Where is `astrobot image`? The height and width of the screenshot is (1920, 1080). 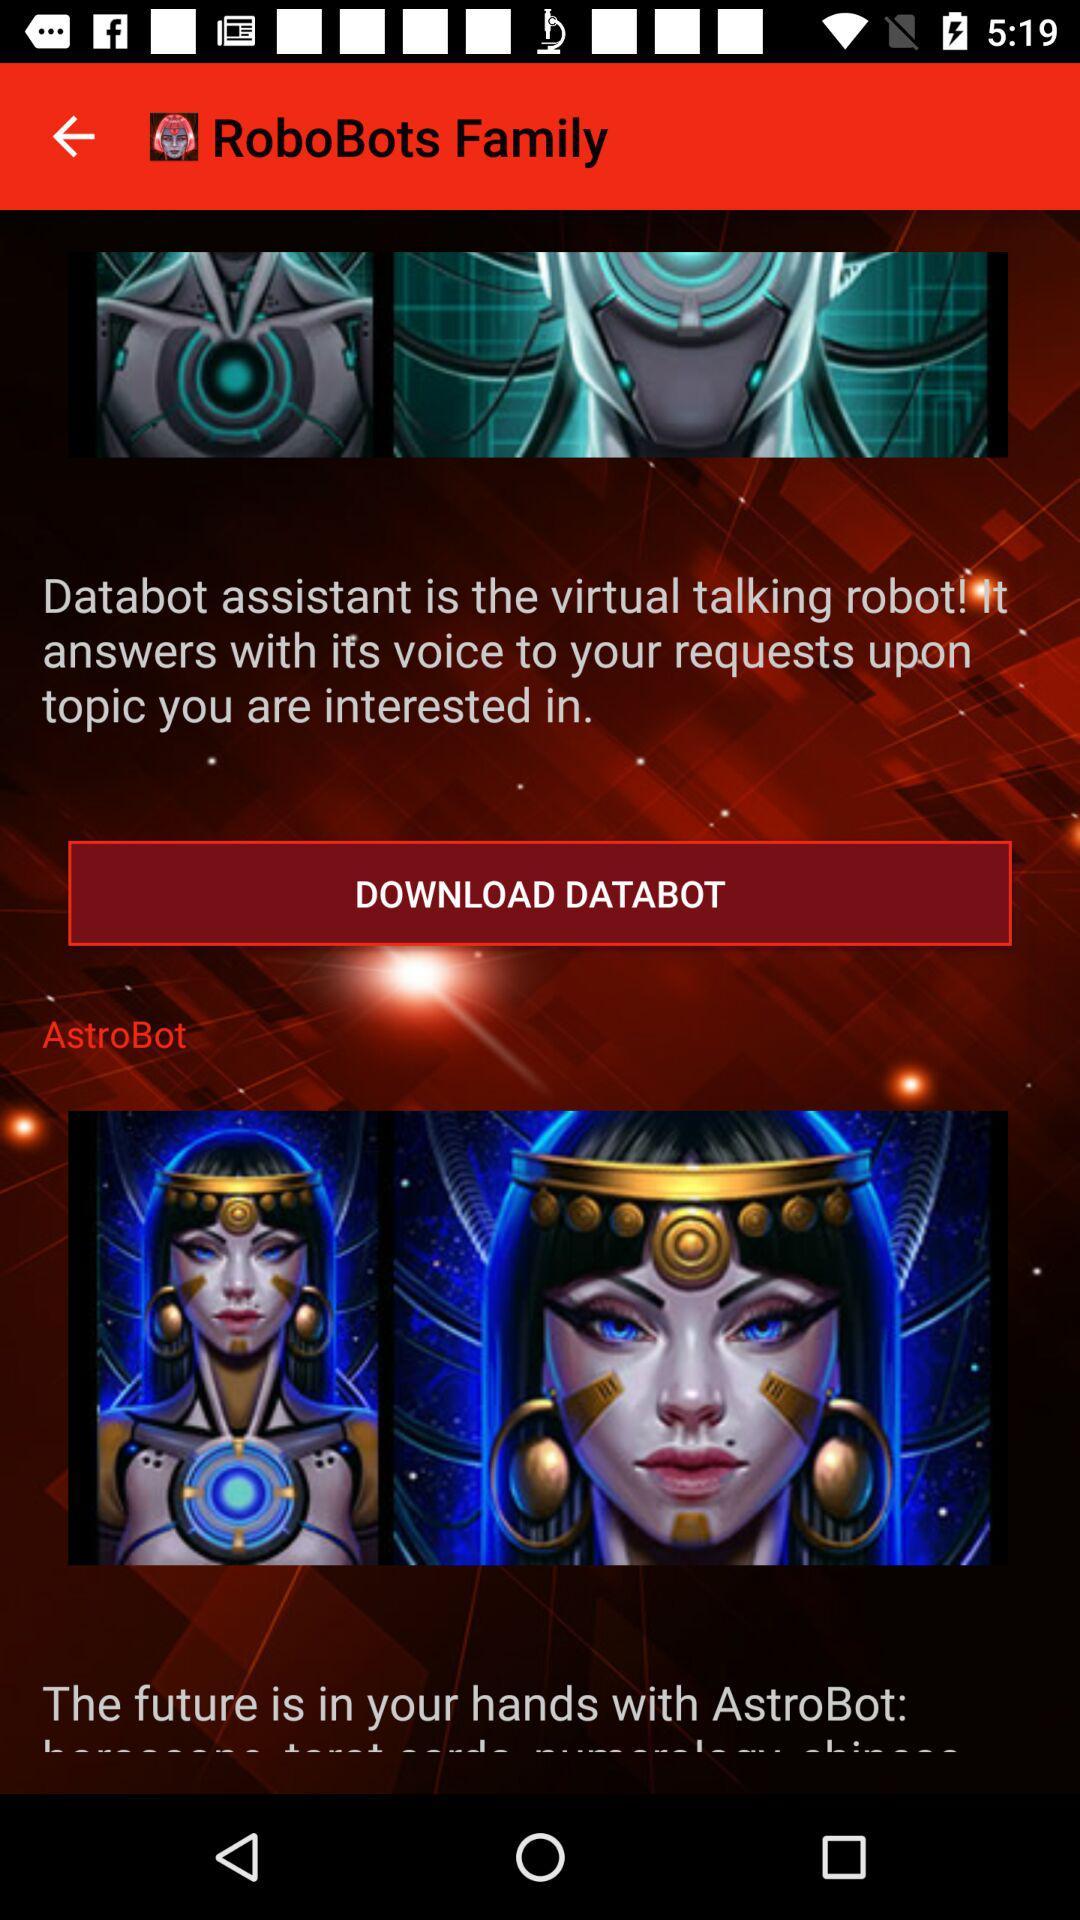 astrobot image is located at coordinates (537, 1338).